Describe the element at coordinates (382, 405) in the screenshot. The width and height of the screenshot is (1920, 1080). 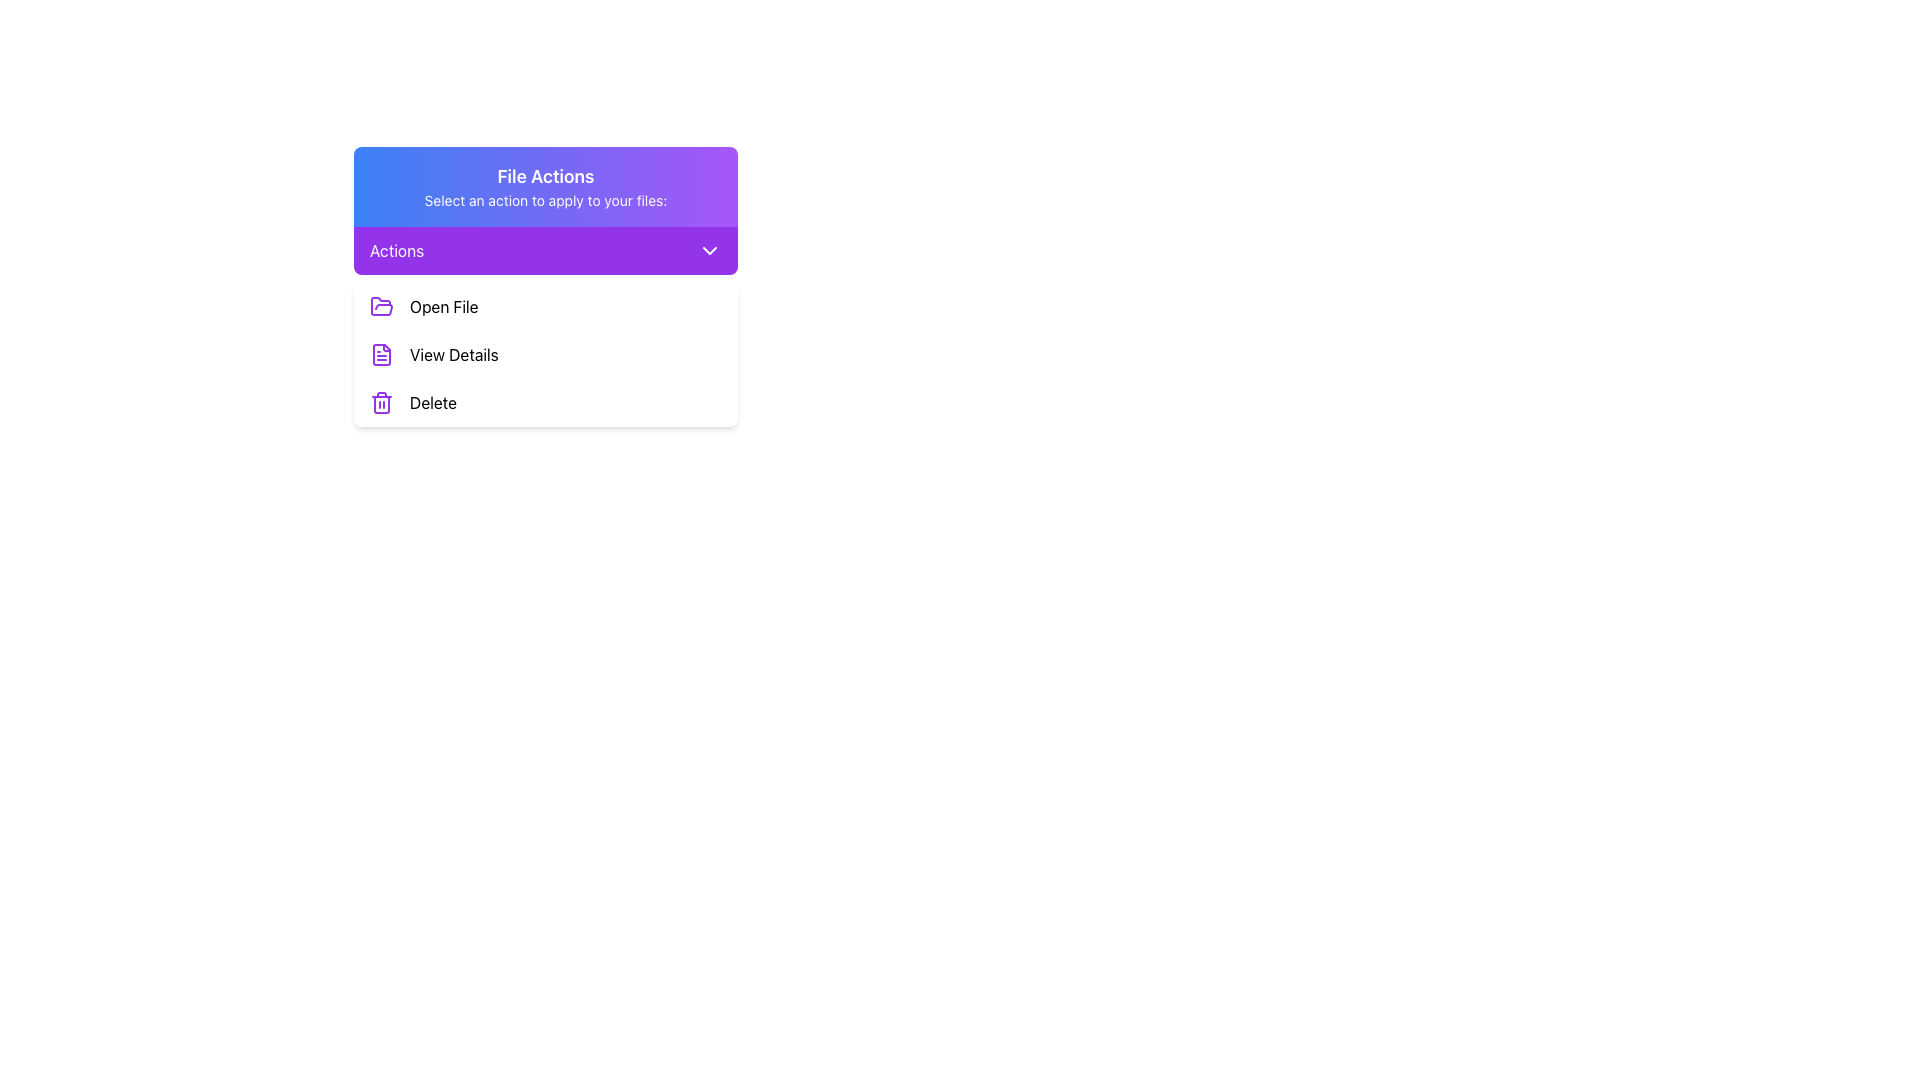
I see `the medium-sized trash can icon with a purple outline located in the 'Delete' option of the dropdown menu` at that location.